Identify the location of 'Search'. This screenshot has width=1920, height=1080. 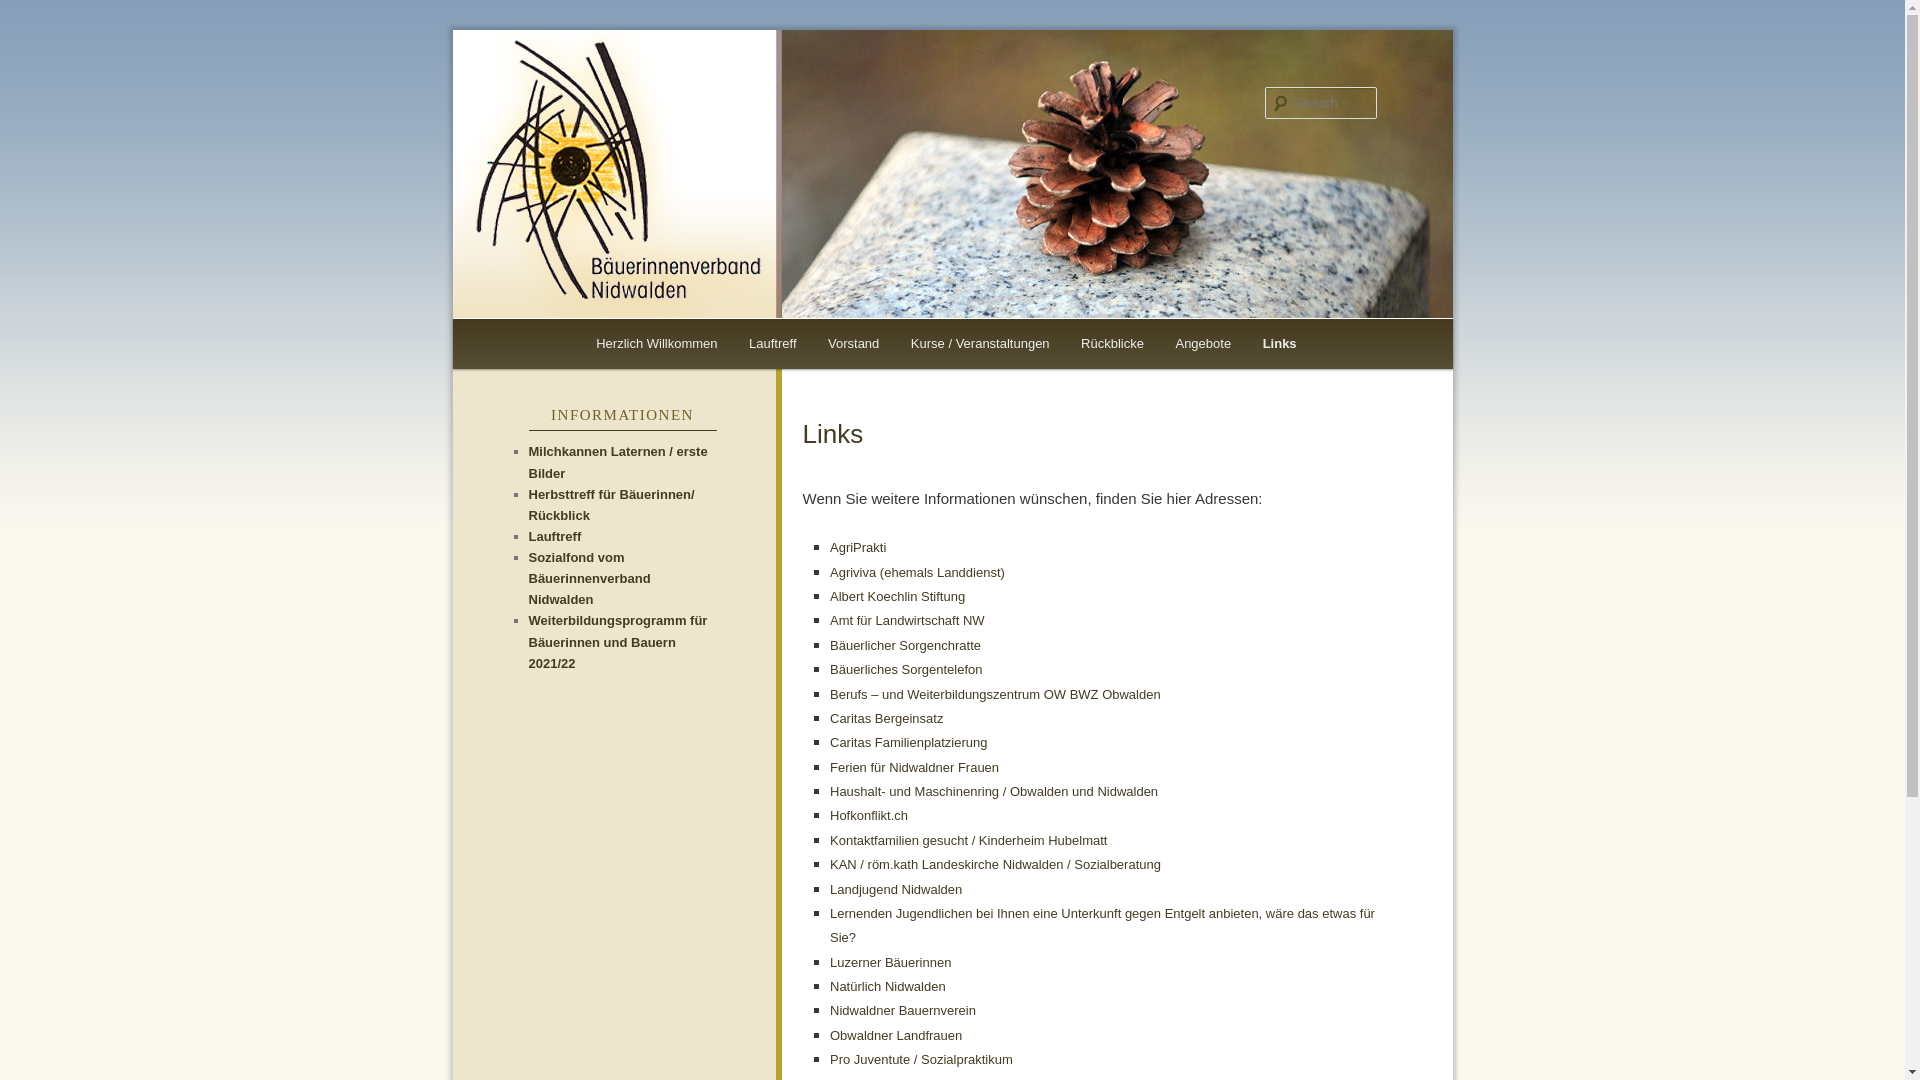
(32, 11).